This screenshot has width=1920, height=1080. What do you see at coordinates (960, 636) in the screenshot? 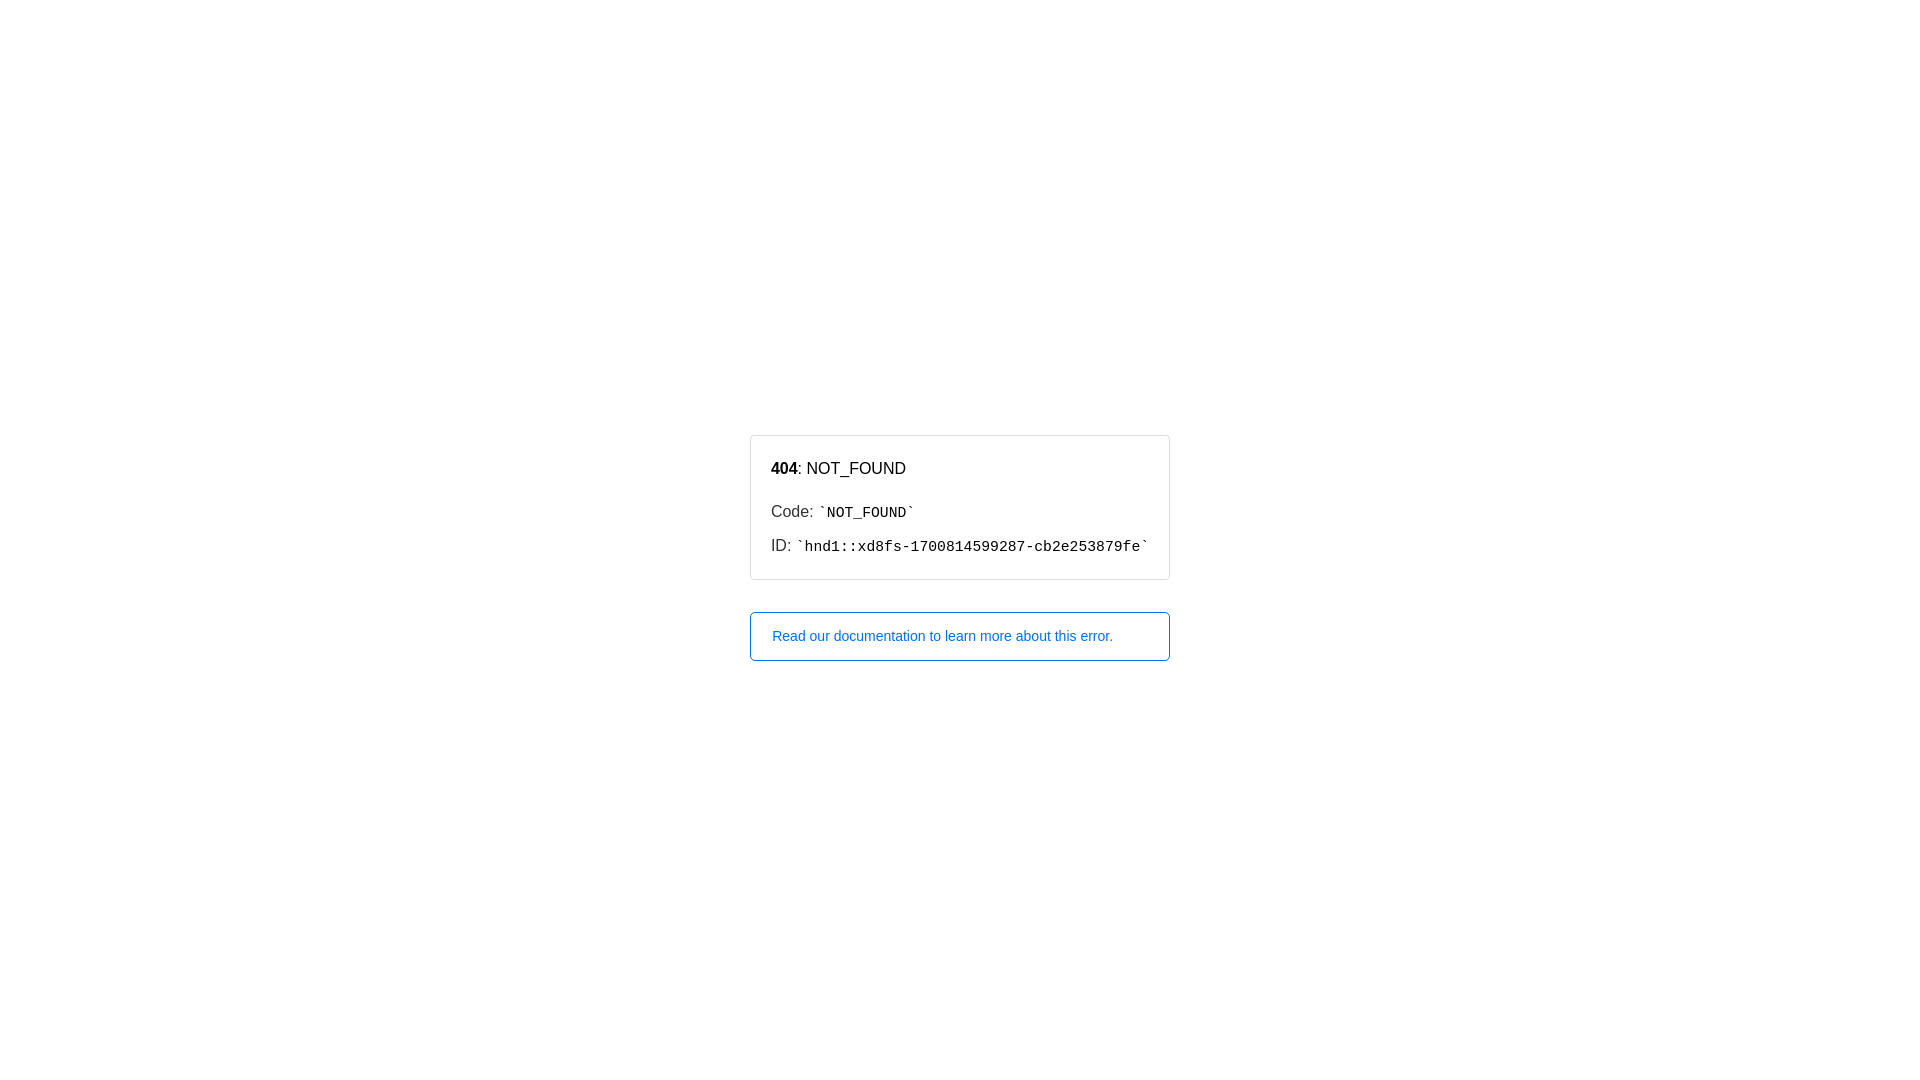
I see `'Read our documentation to learn more about this error.'` at bounding box center [960, 636].